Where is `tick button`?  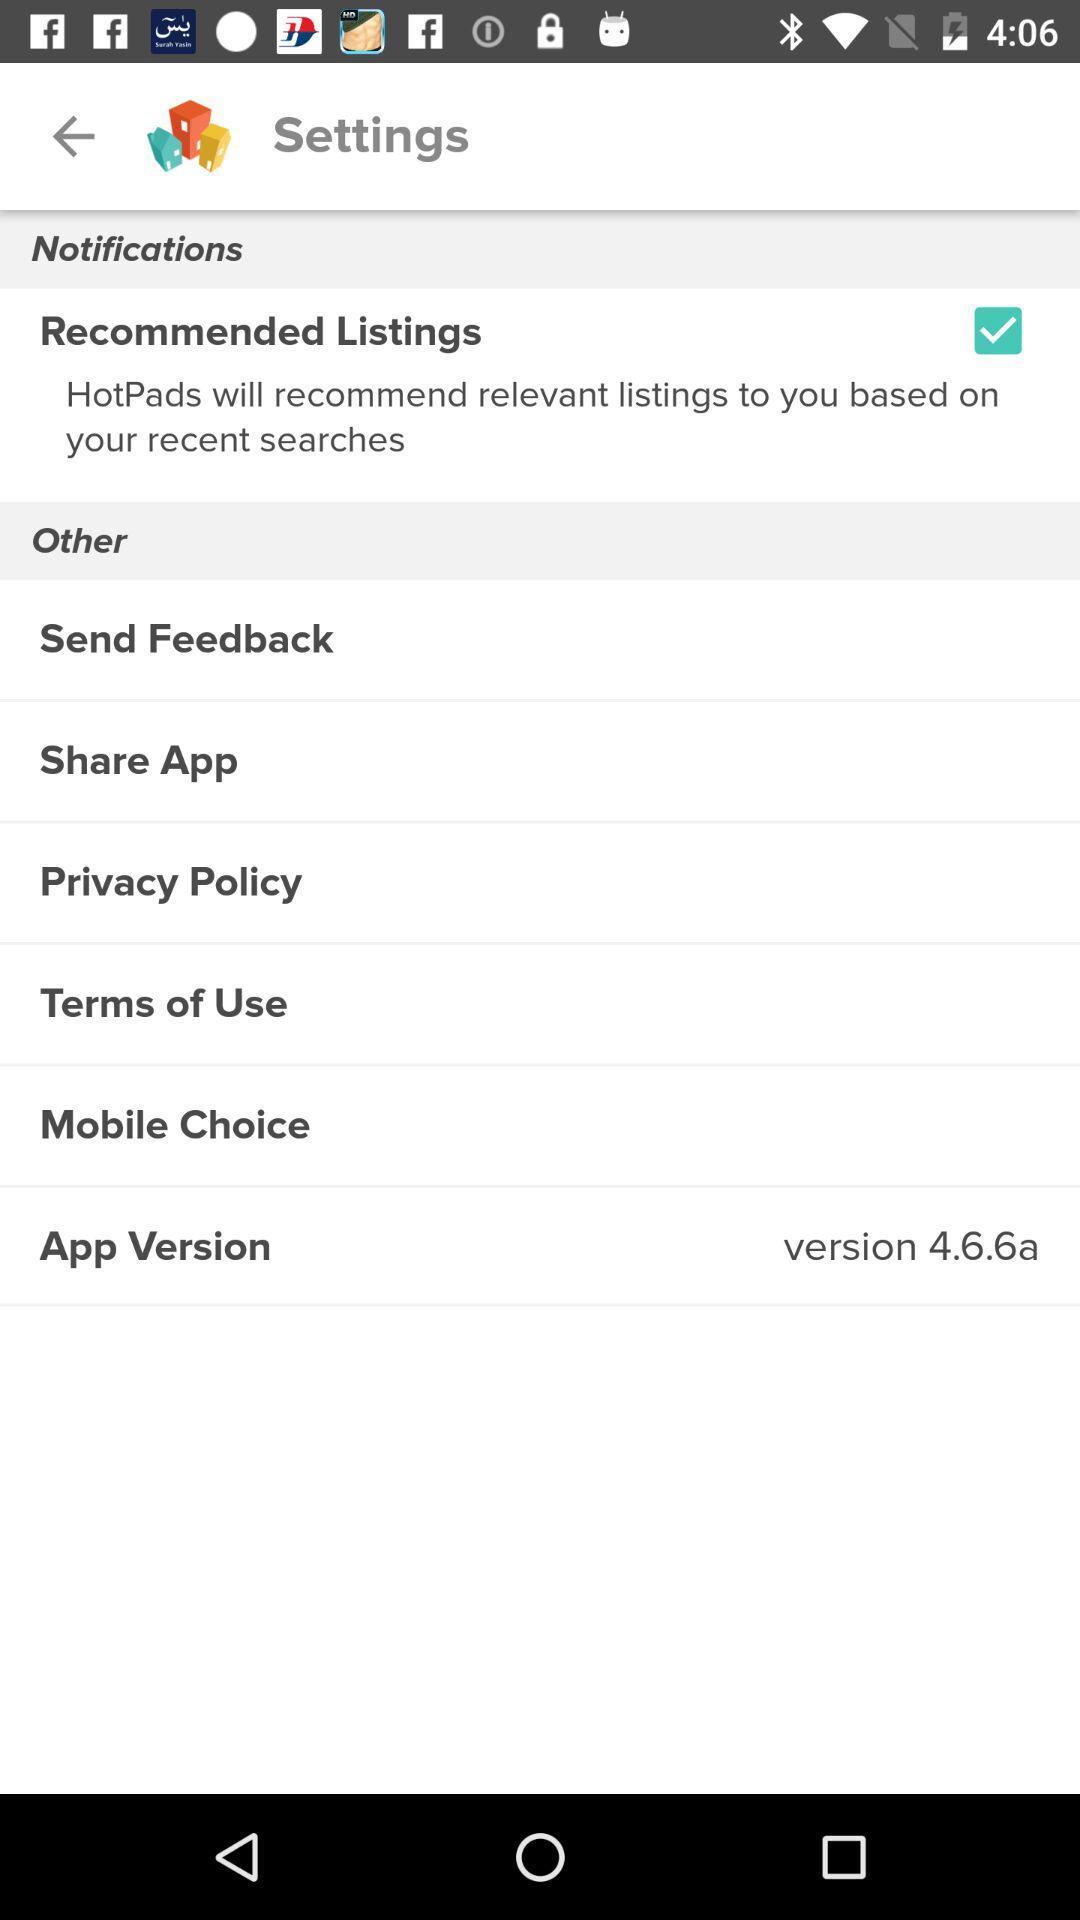
tick button is located at coordinates (998, 330).